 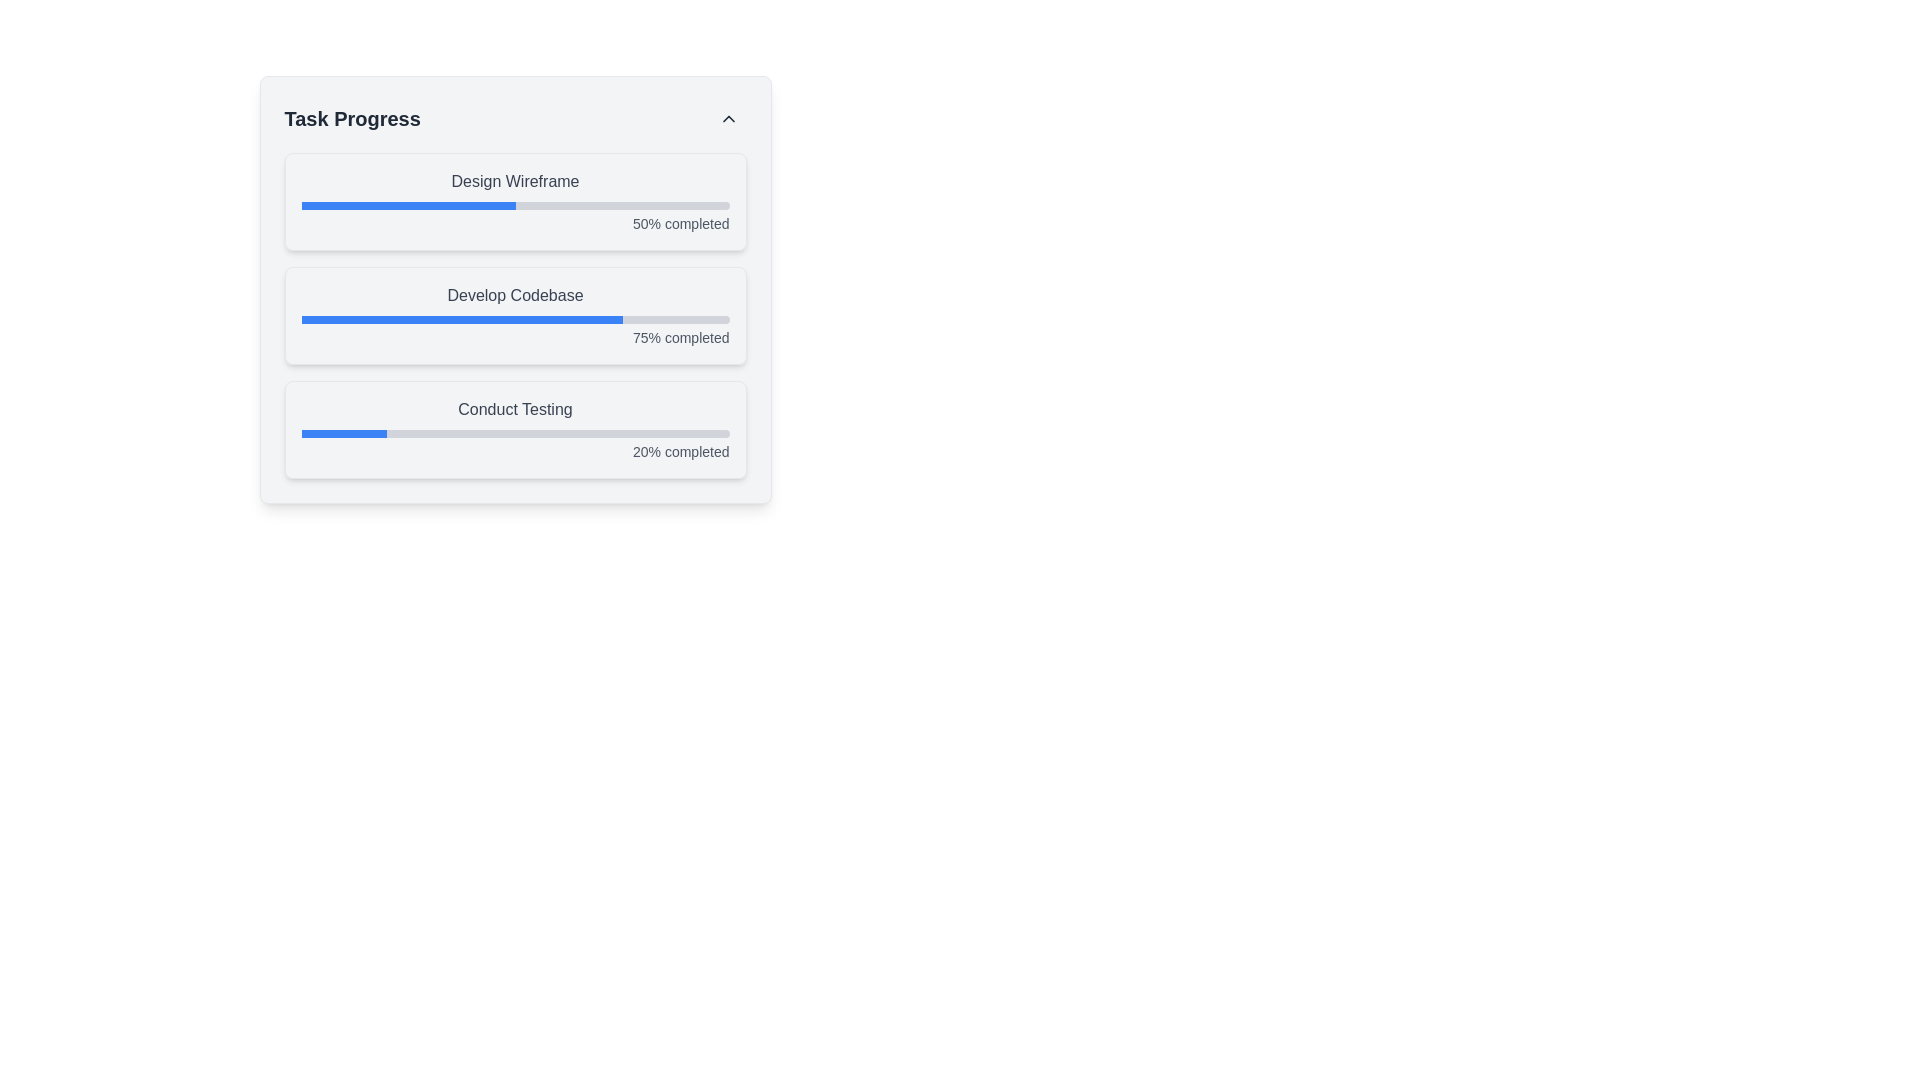 What do you see at coordinates (515, 181) in the screenshot?
I see `the 'Design Wireframe' text label, which is a gray font label positioned above a progress bar and the text '50% completed'` at bounding box center [515, 181].